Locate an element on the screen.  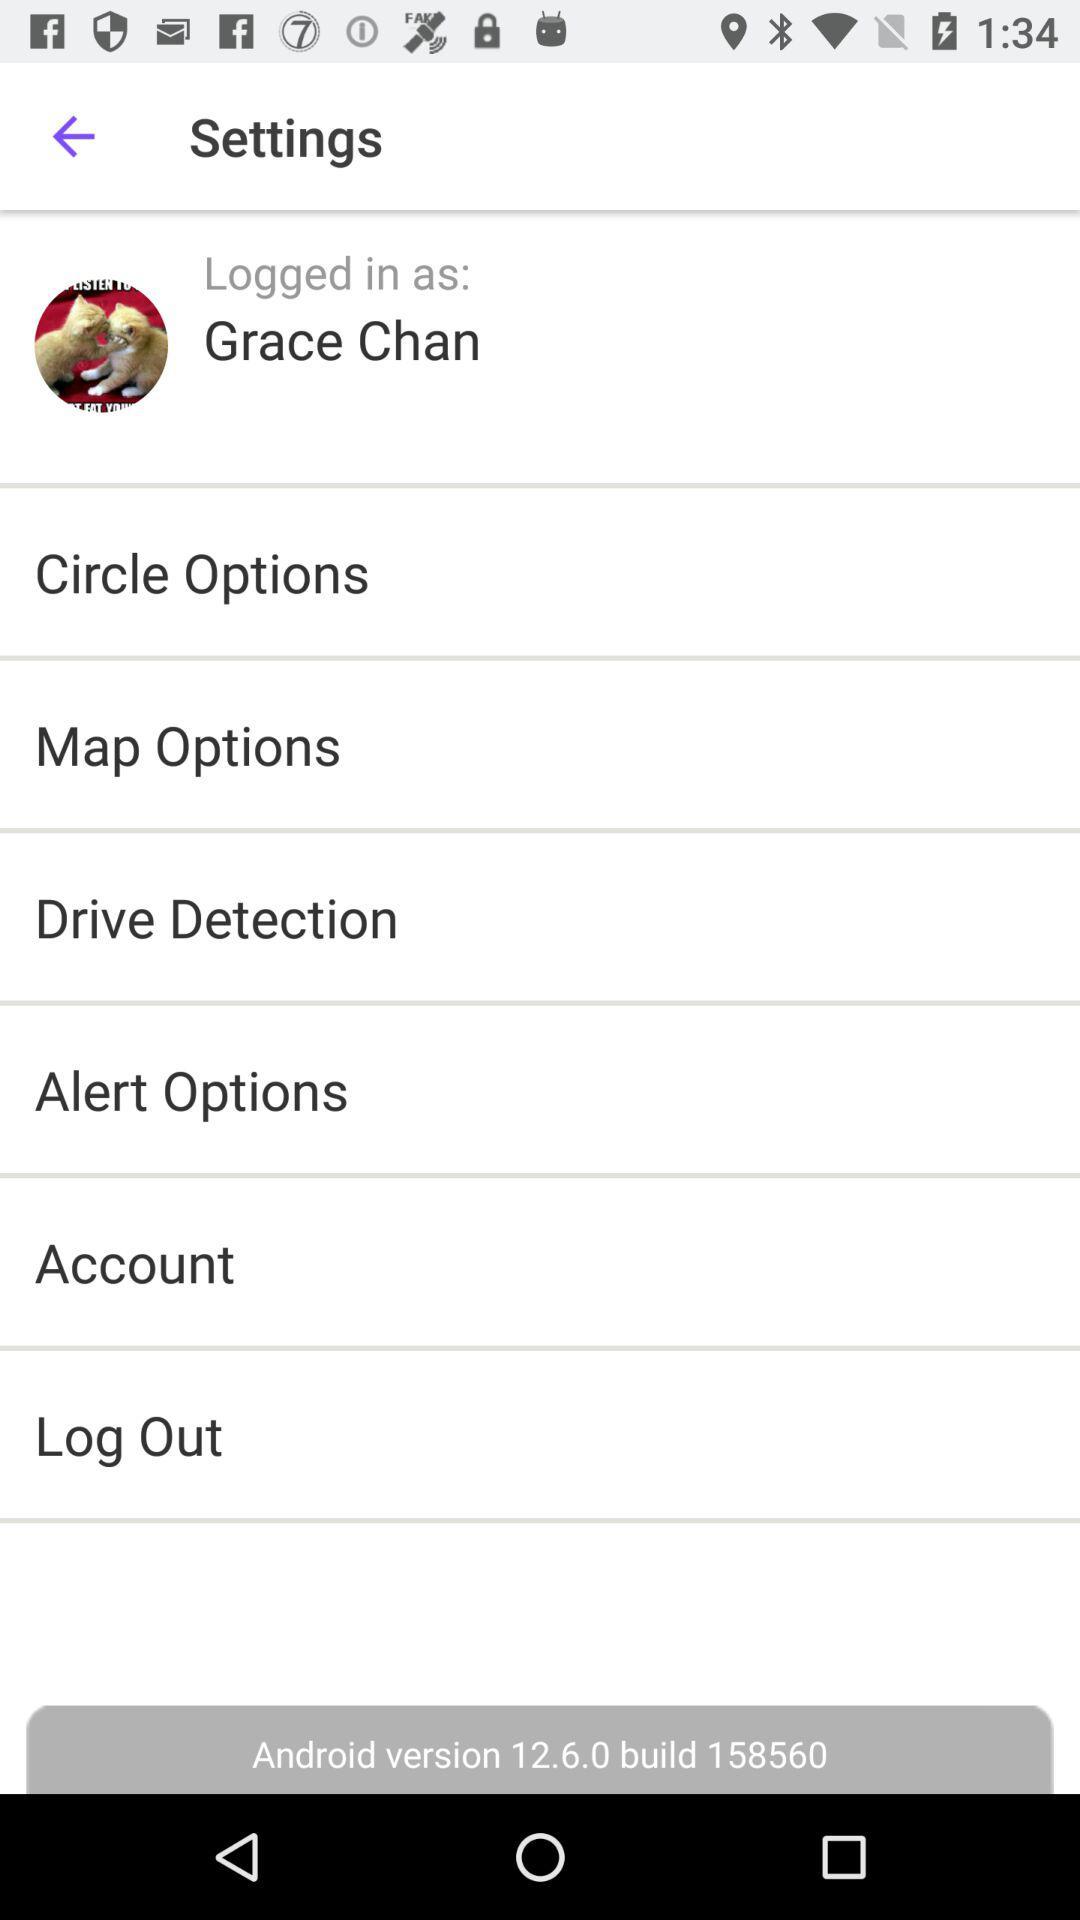
the drive detection item is located at coordinates (216, 915).